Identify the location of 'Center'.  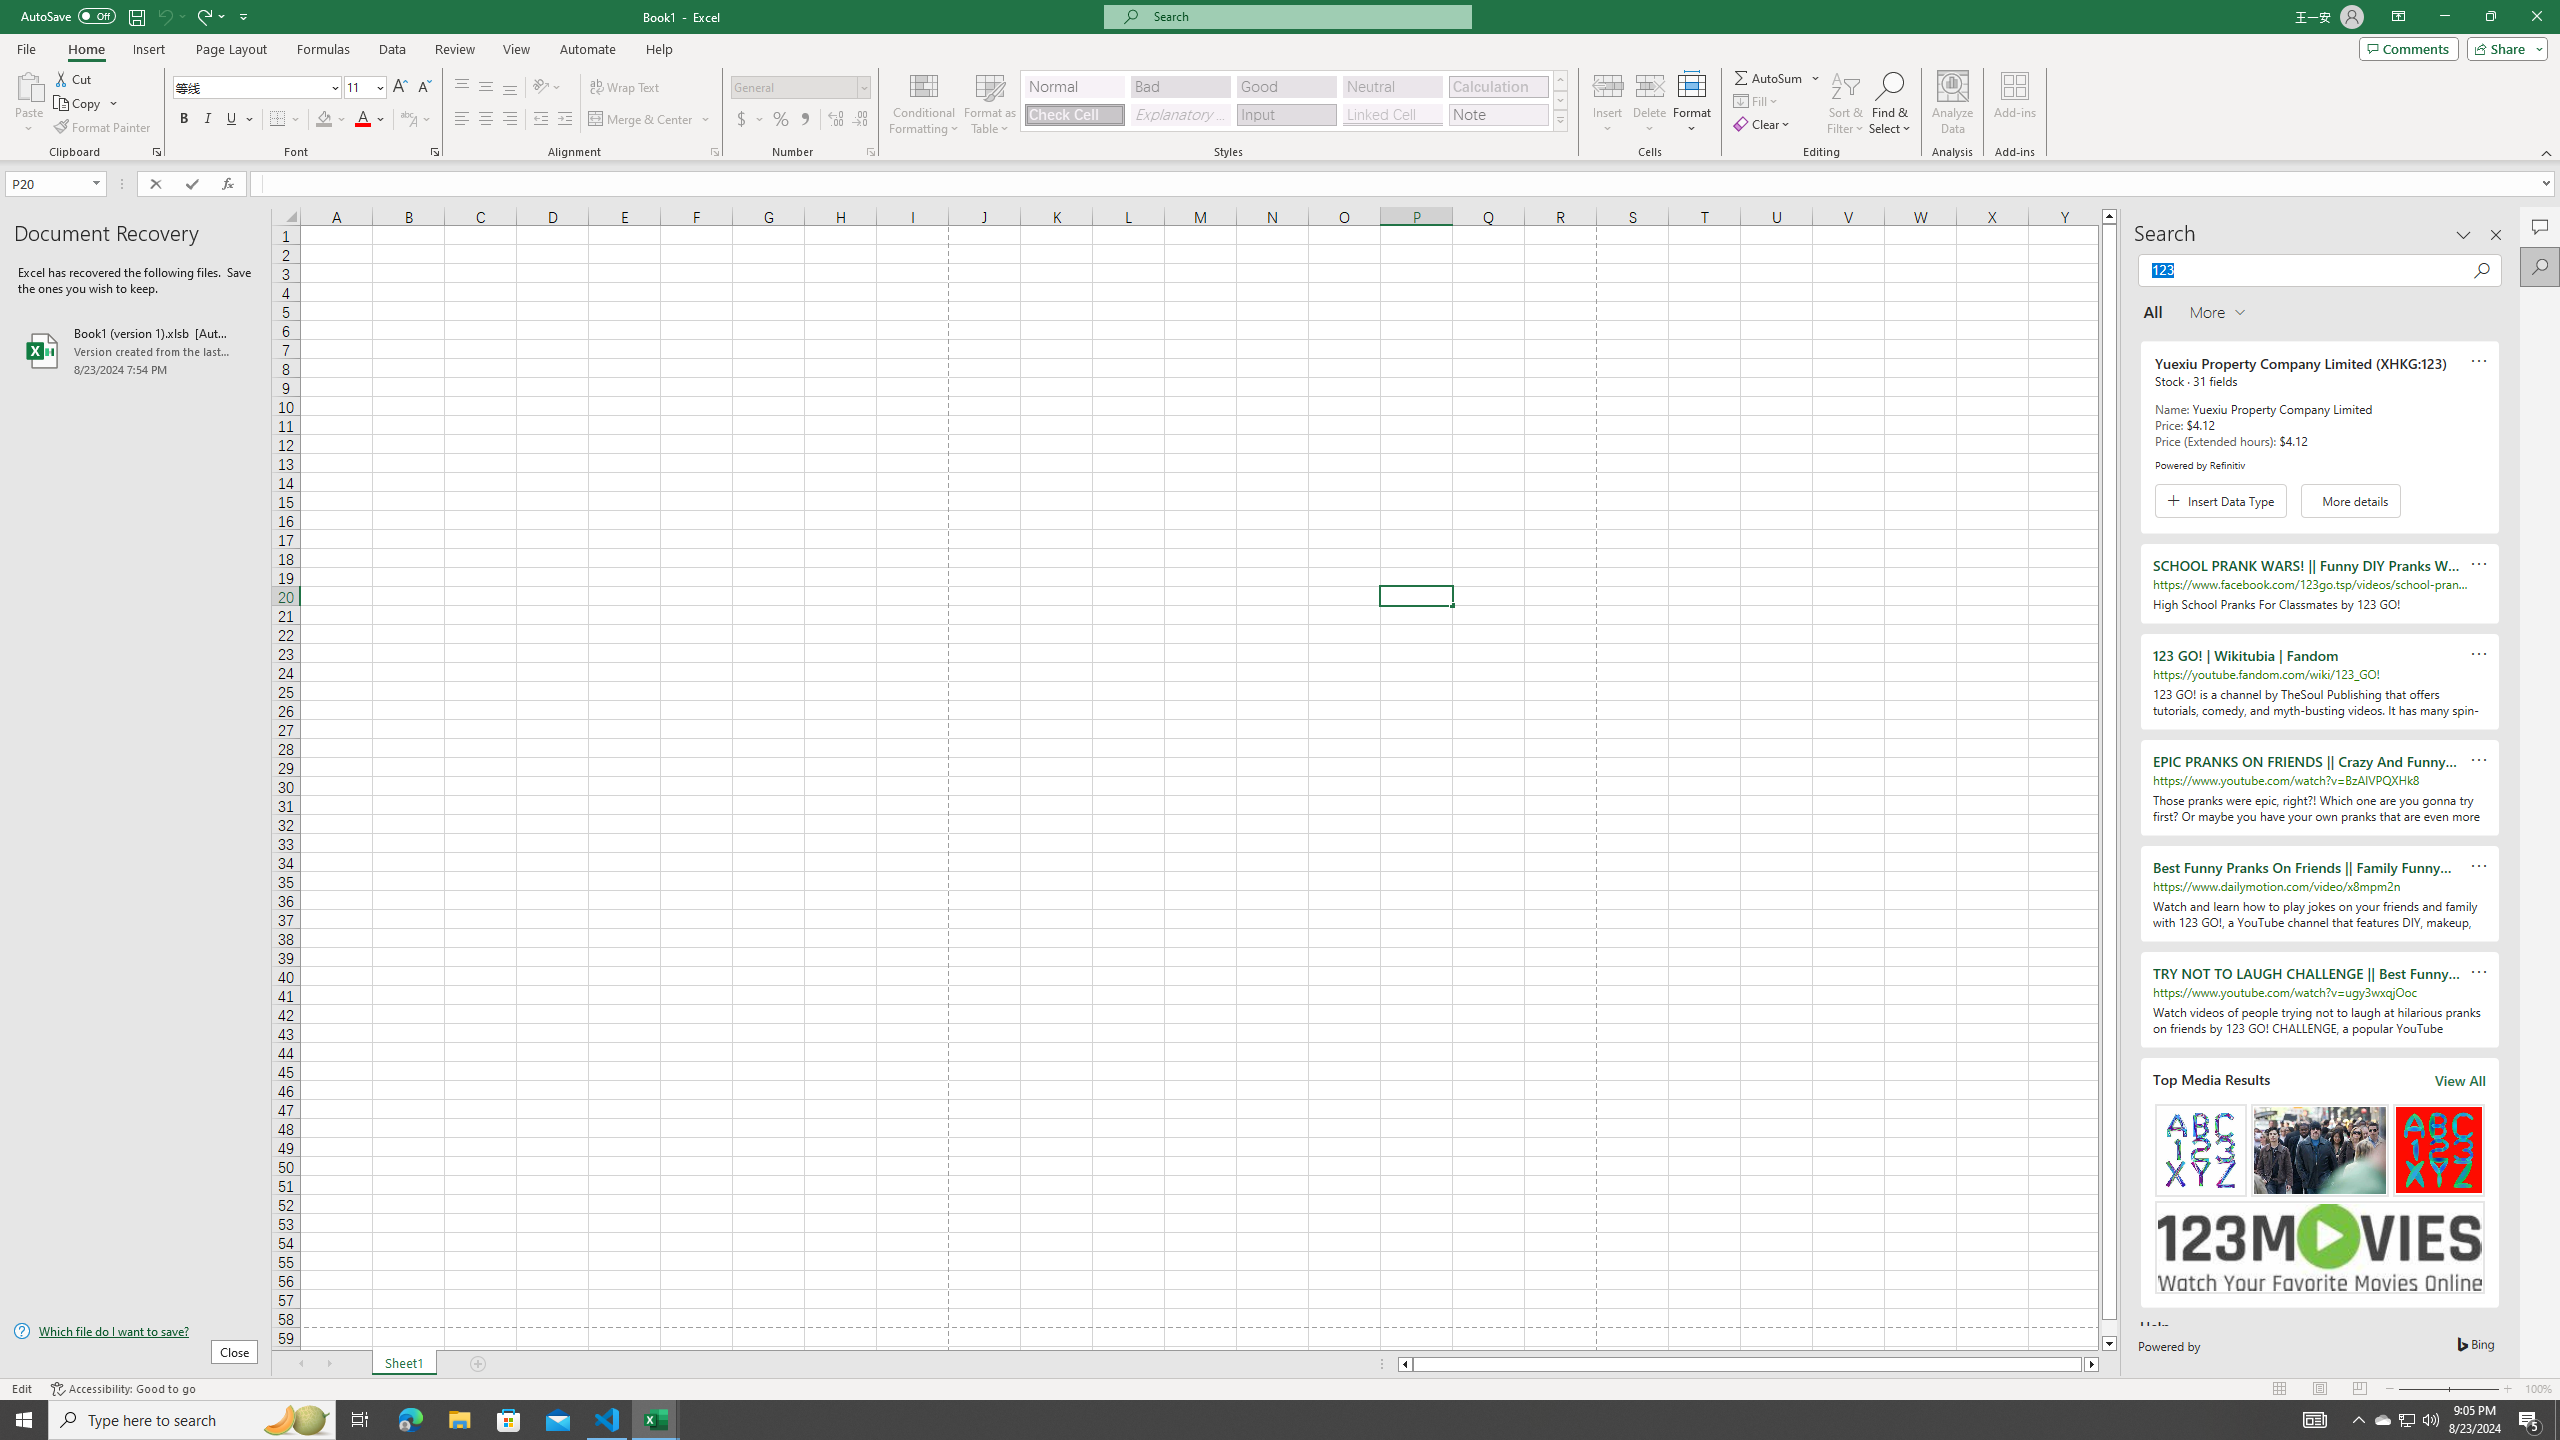
(485, 118).